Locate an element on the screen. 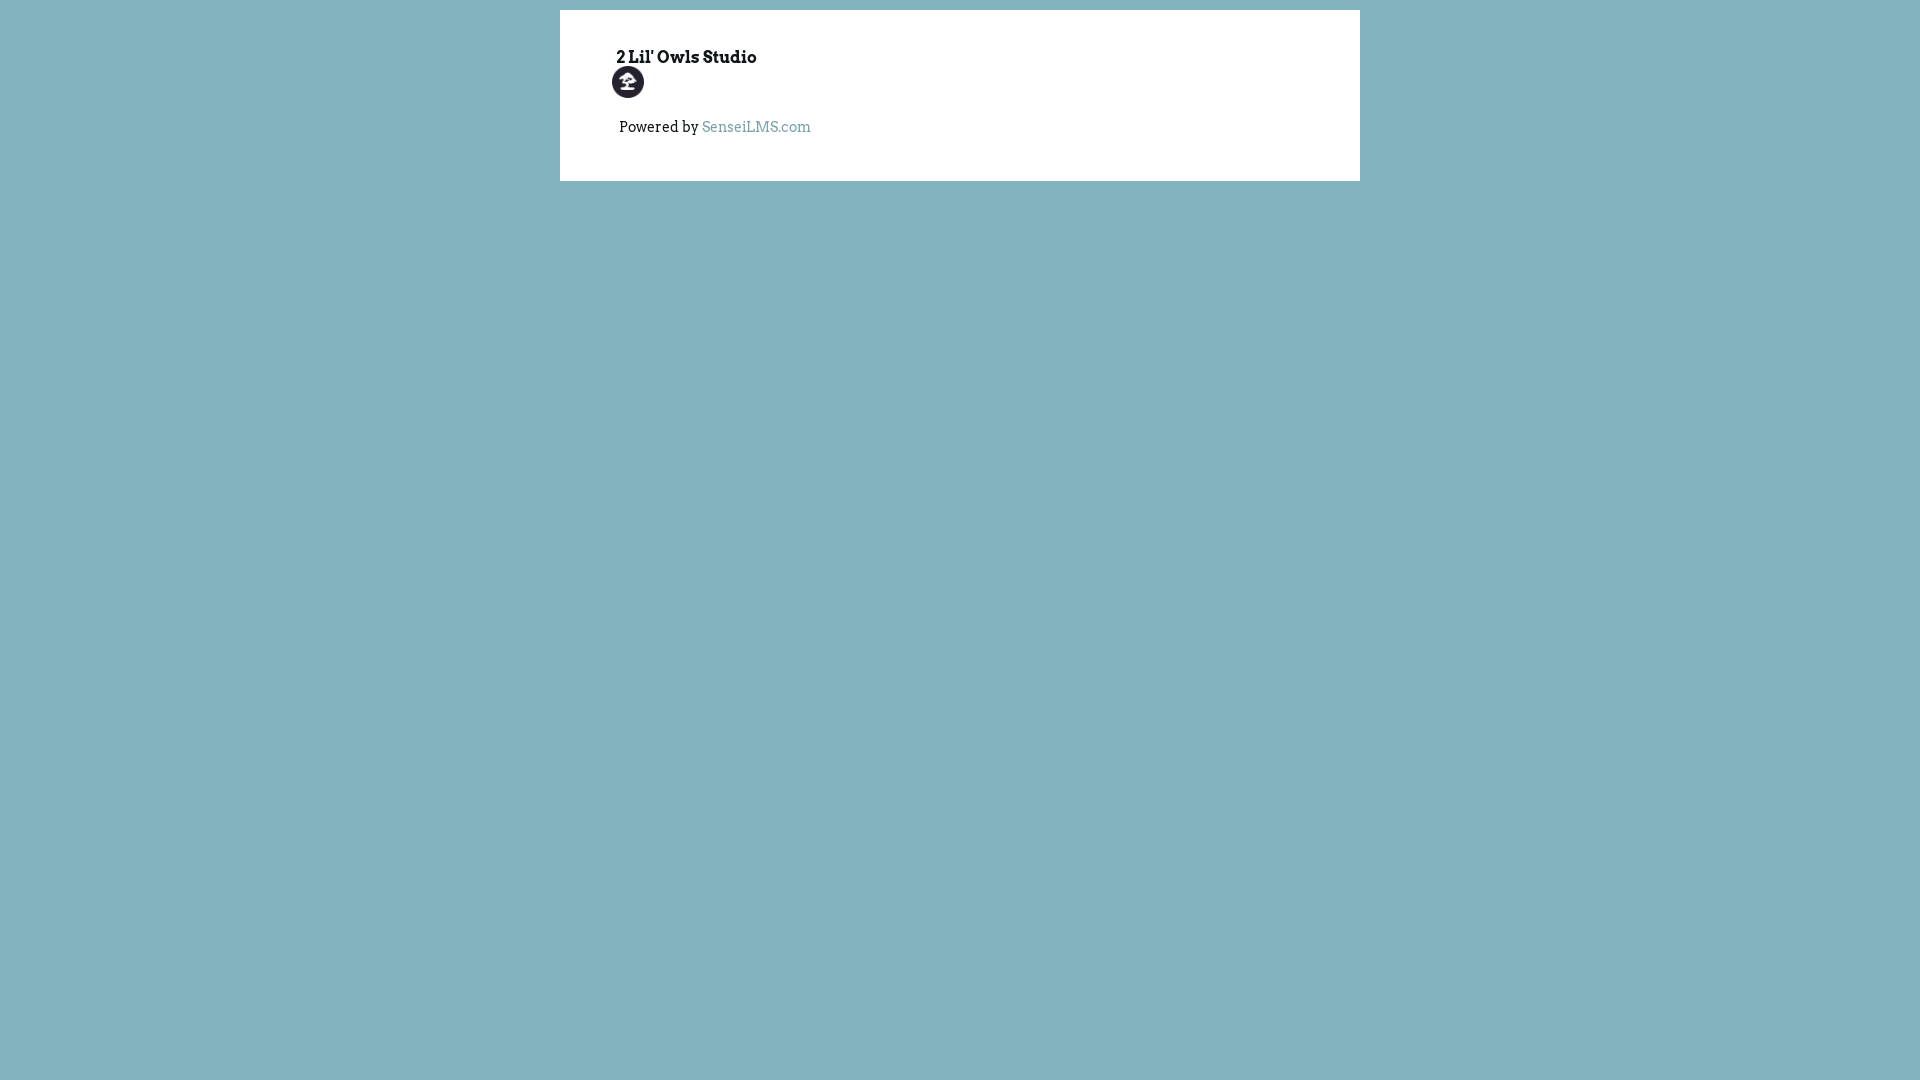 The height and width of the screenshot is (1080, 1920). 'SenseiLMS.com' is located at coordinates (755, 127).